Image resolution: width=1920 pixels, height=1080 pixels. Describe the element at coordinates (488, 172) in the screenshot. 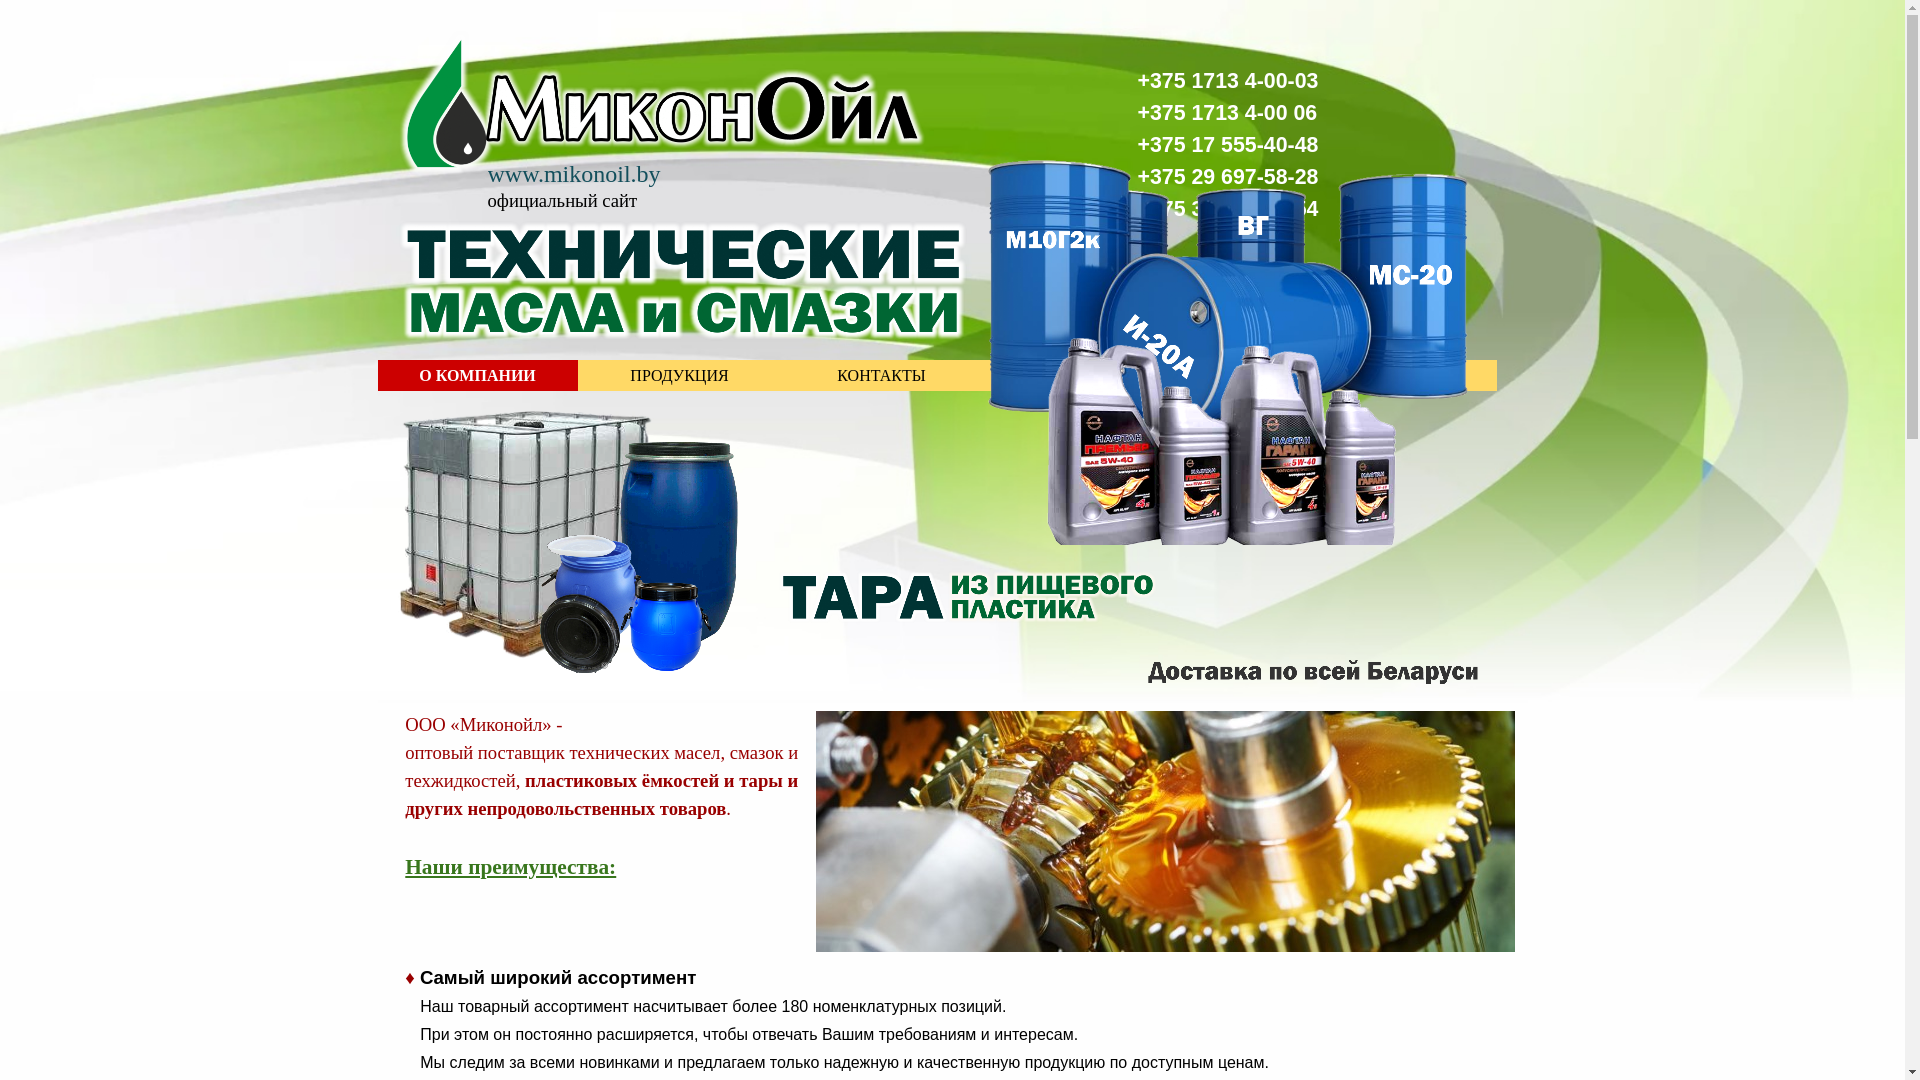

I see `'www.mikonoil.by'` at that location.